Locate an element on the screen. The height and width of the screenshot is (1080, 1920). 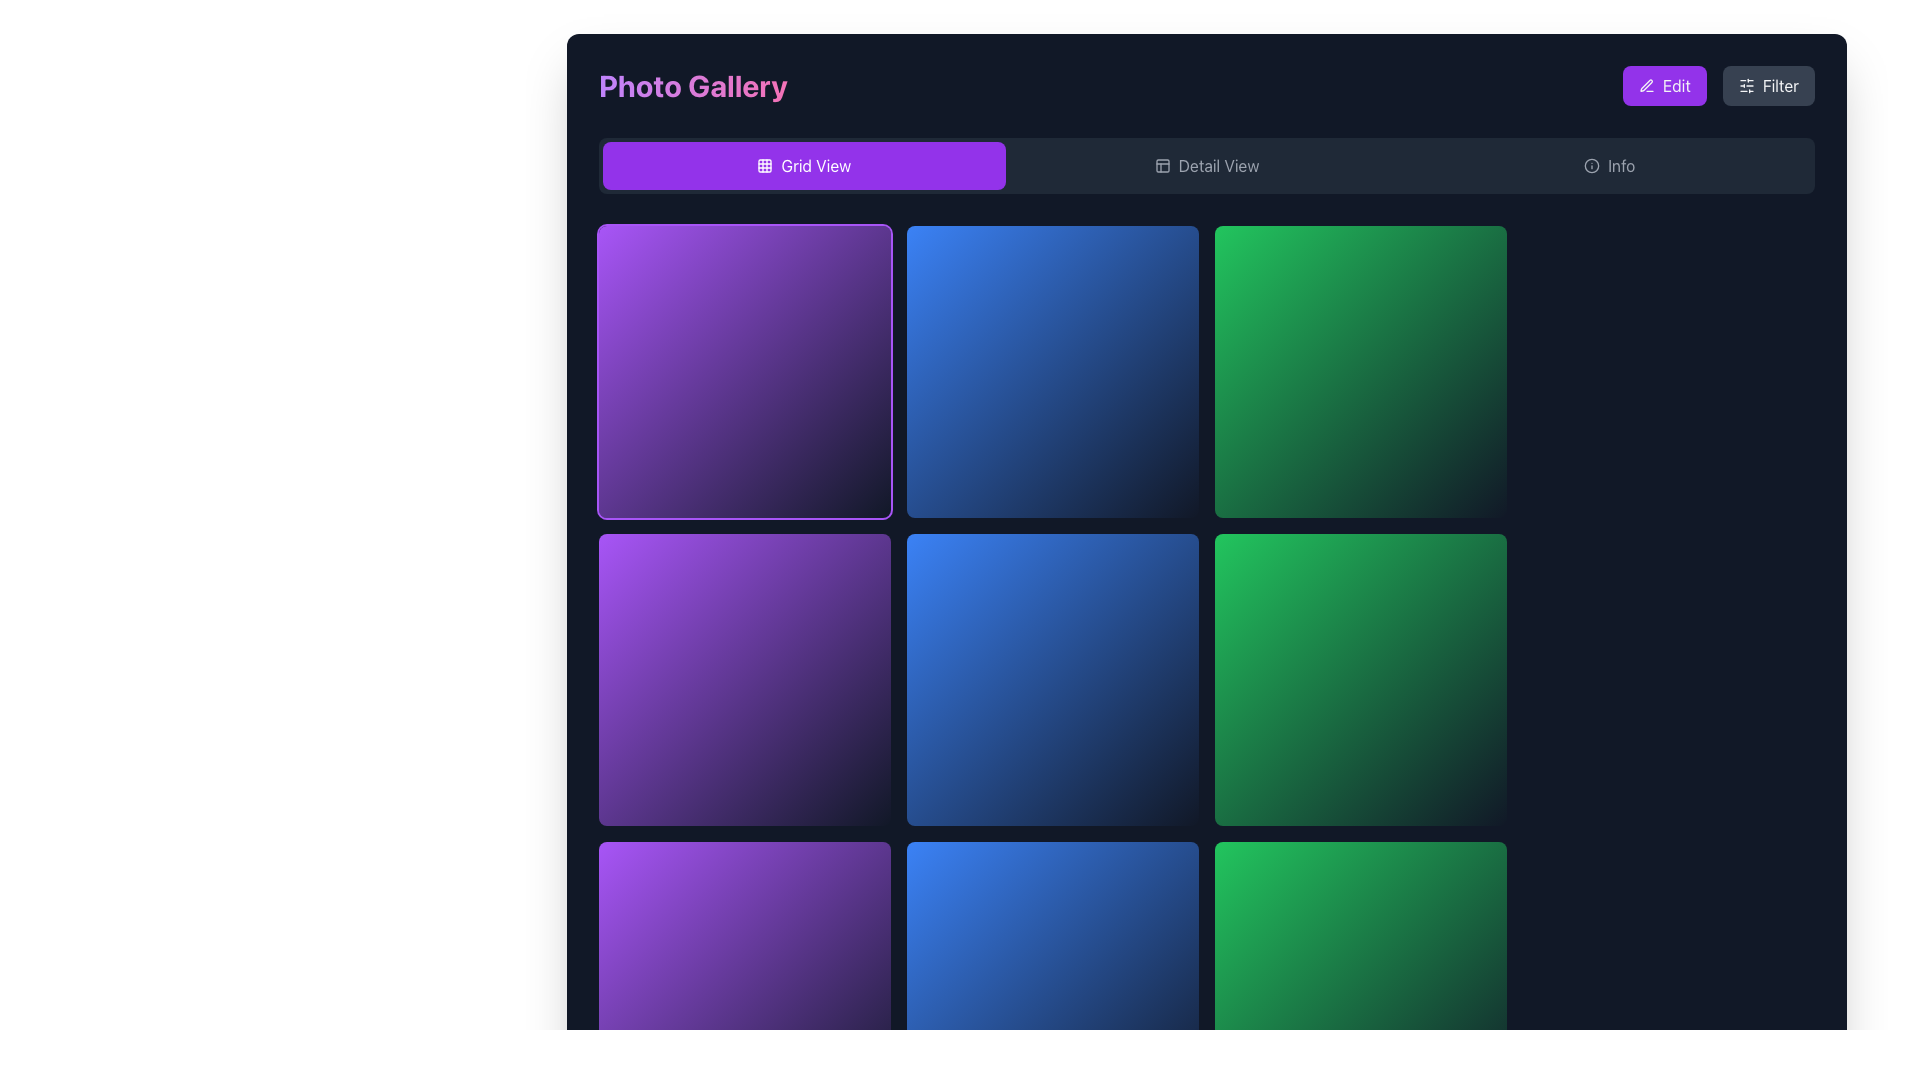
code of the small rectangular SVG element with rounded corners located in the upper-right section of the interface, which serves as the background for an icon is located at coordinates (1162, 164).